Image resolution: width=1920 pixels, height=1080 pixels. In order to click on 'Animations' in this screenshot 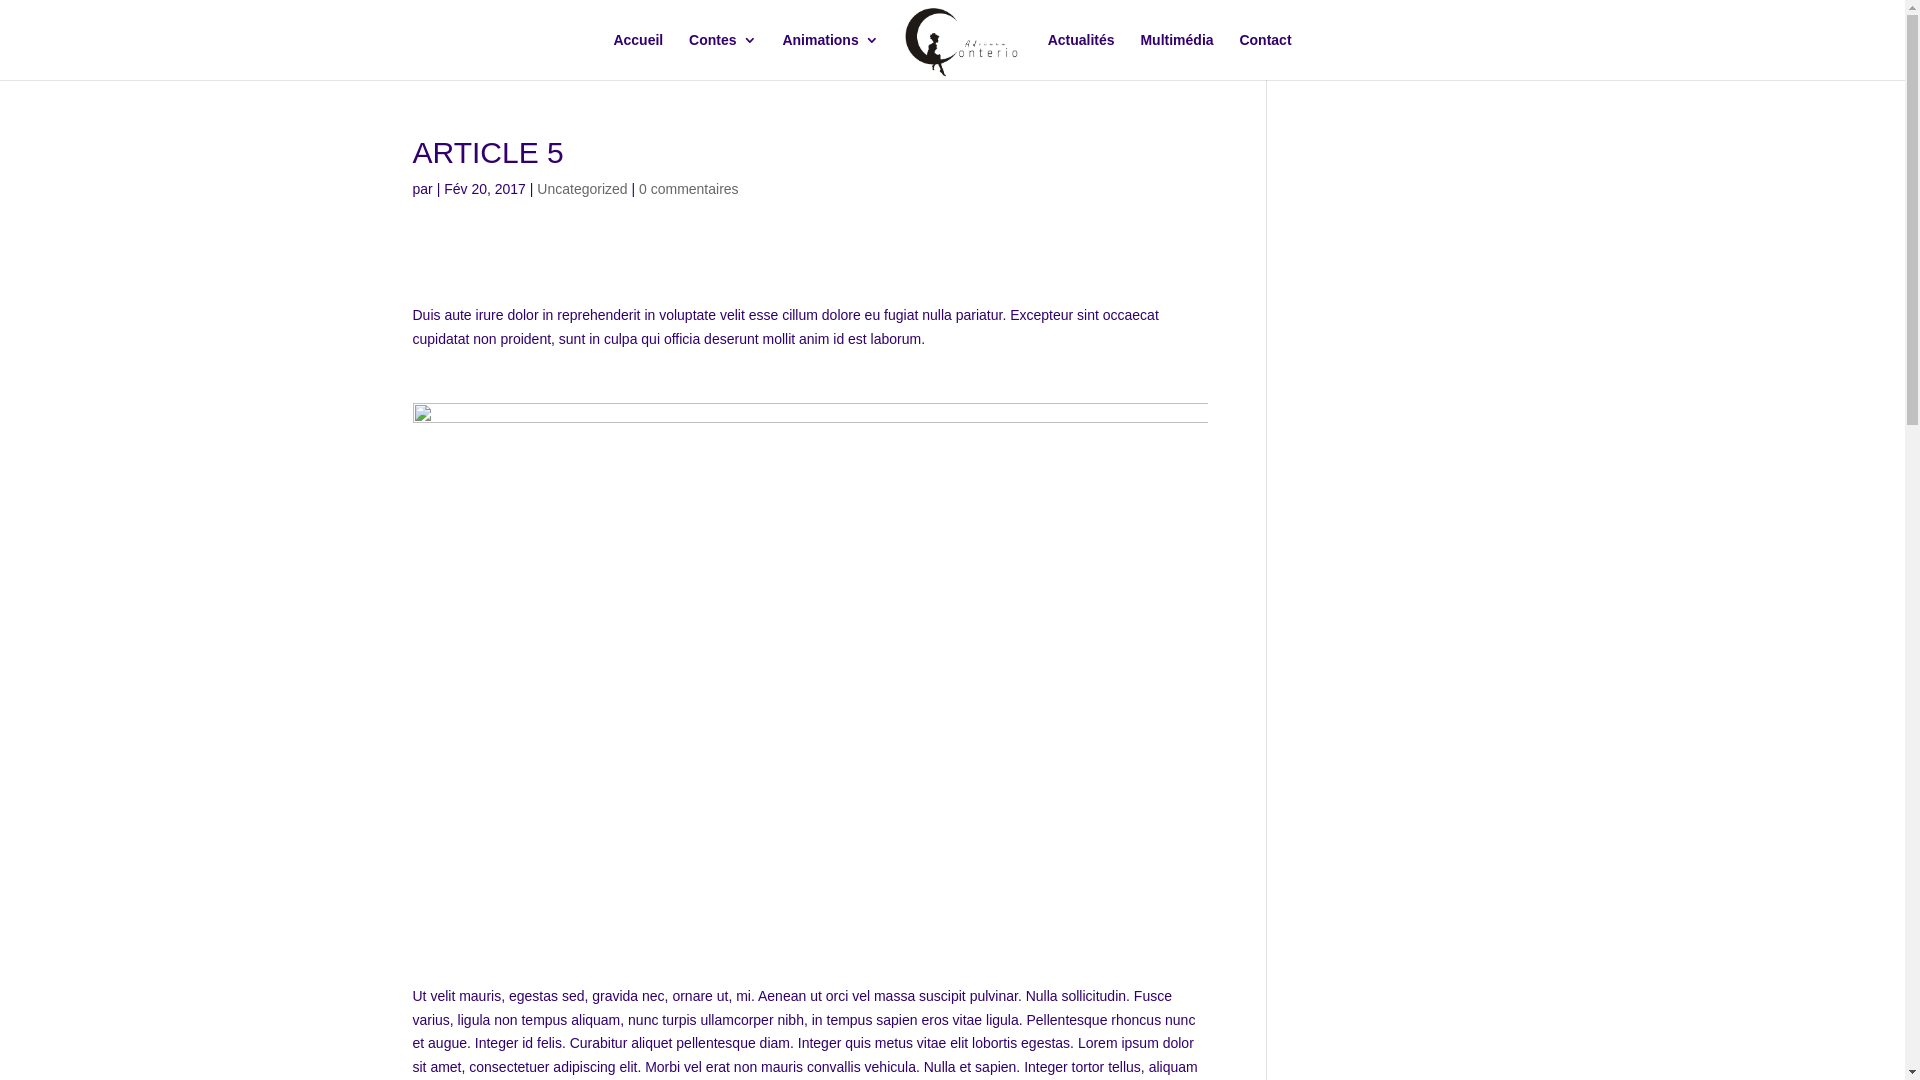, I will do `click(830, 55)`.